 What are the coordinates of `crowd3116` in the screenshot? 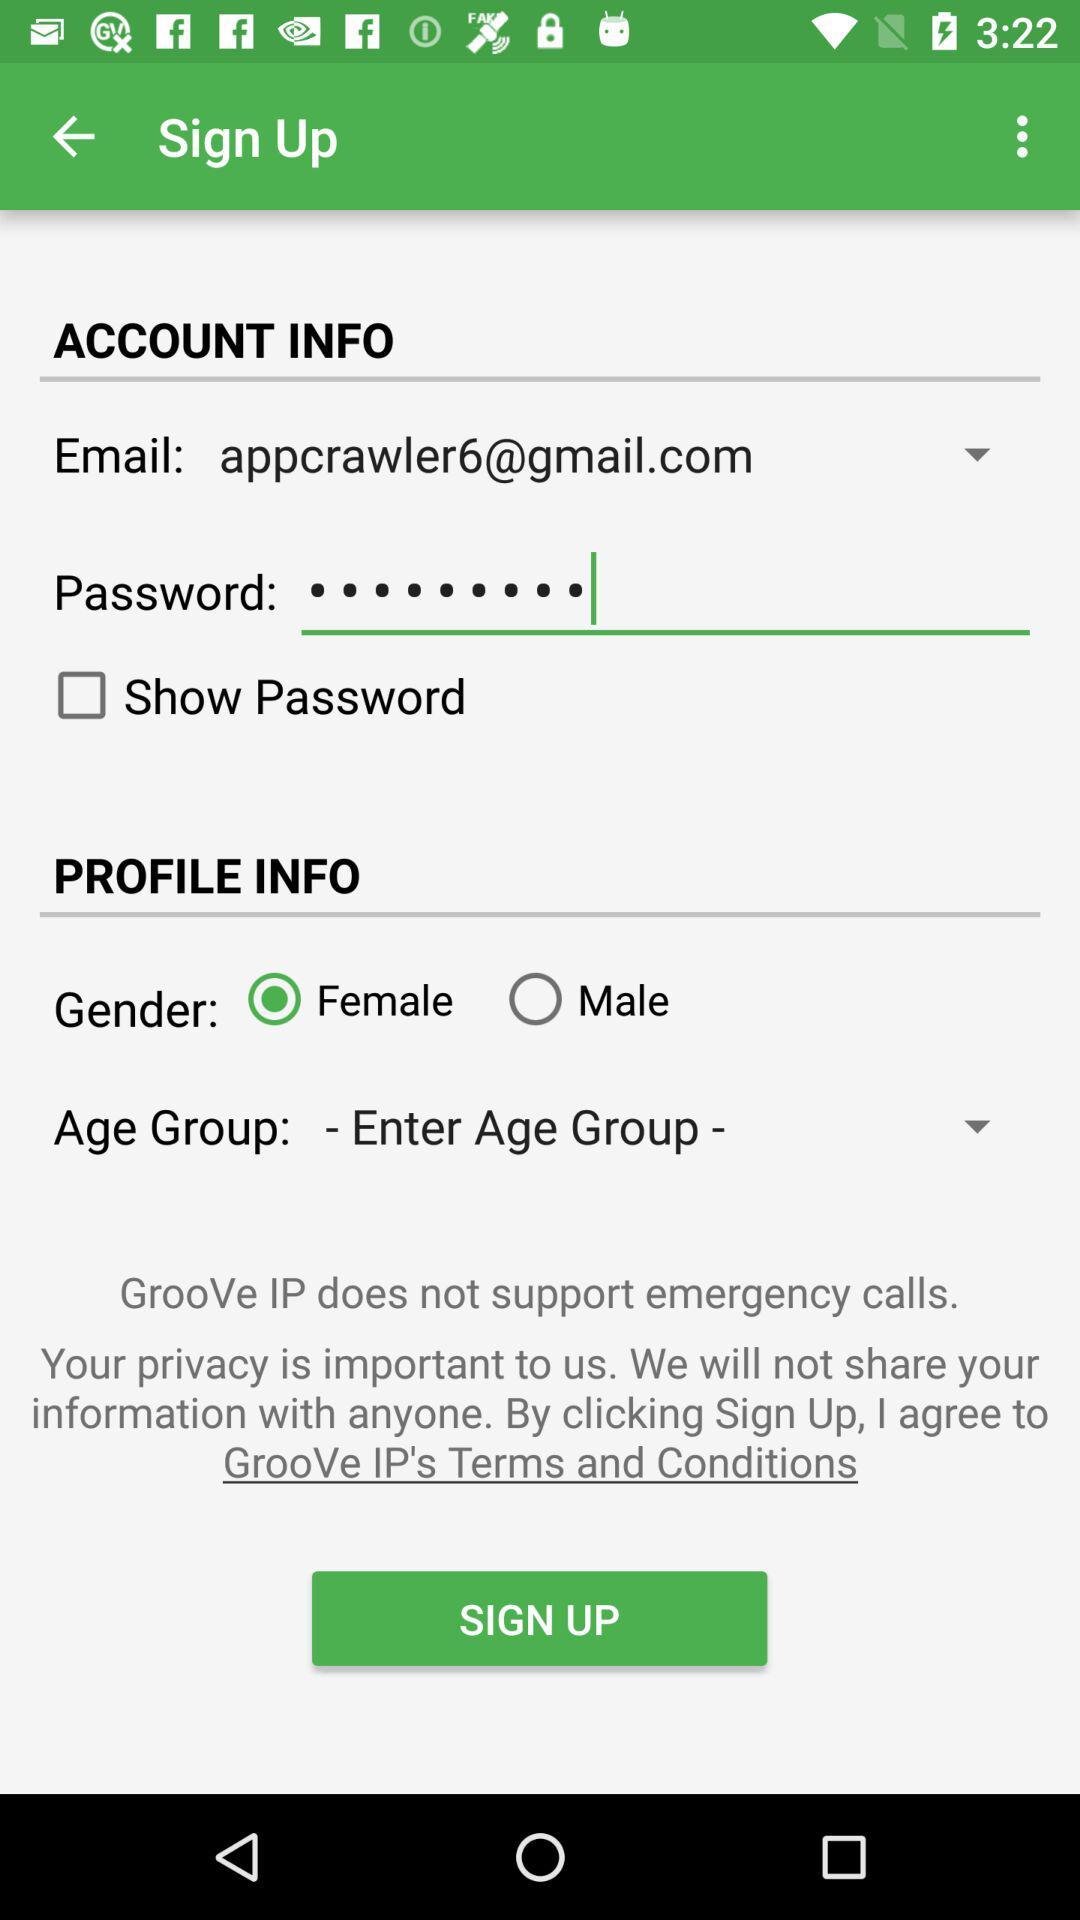 It's located at (665, 588).